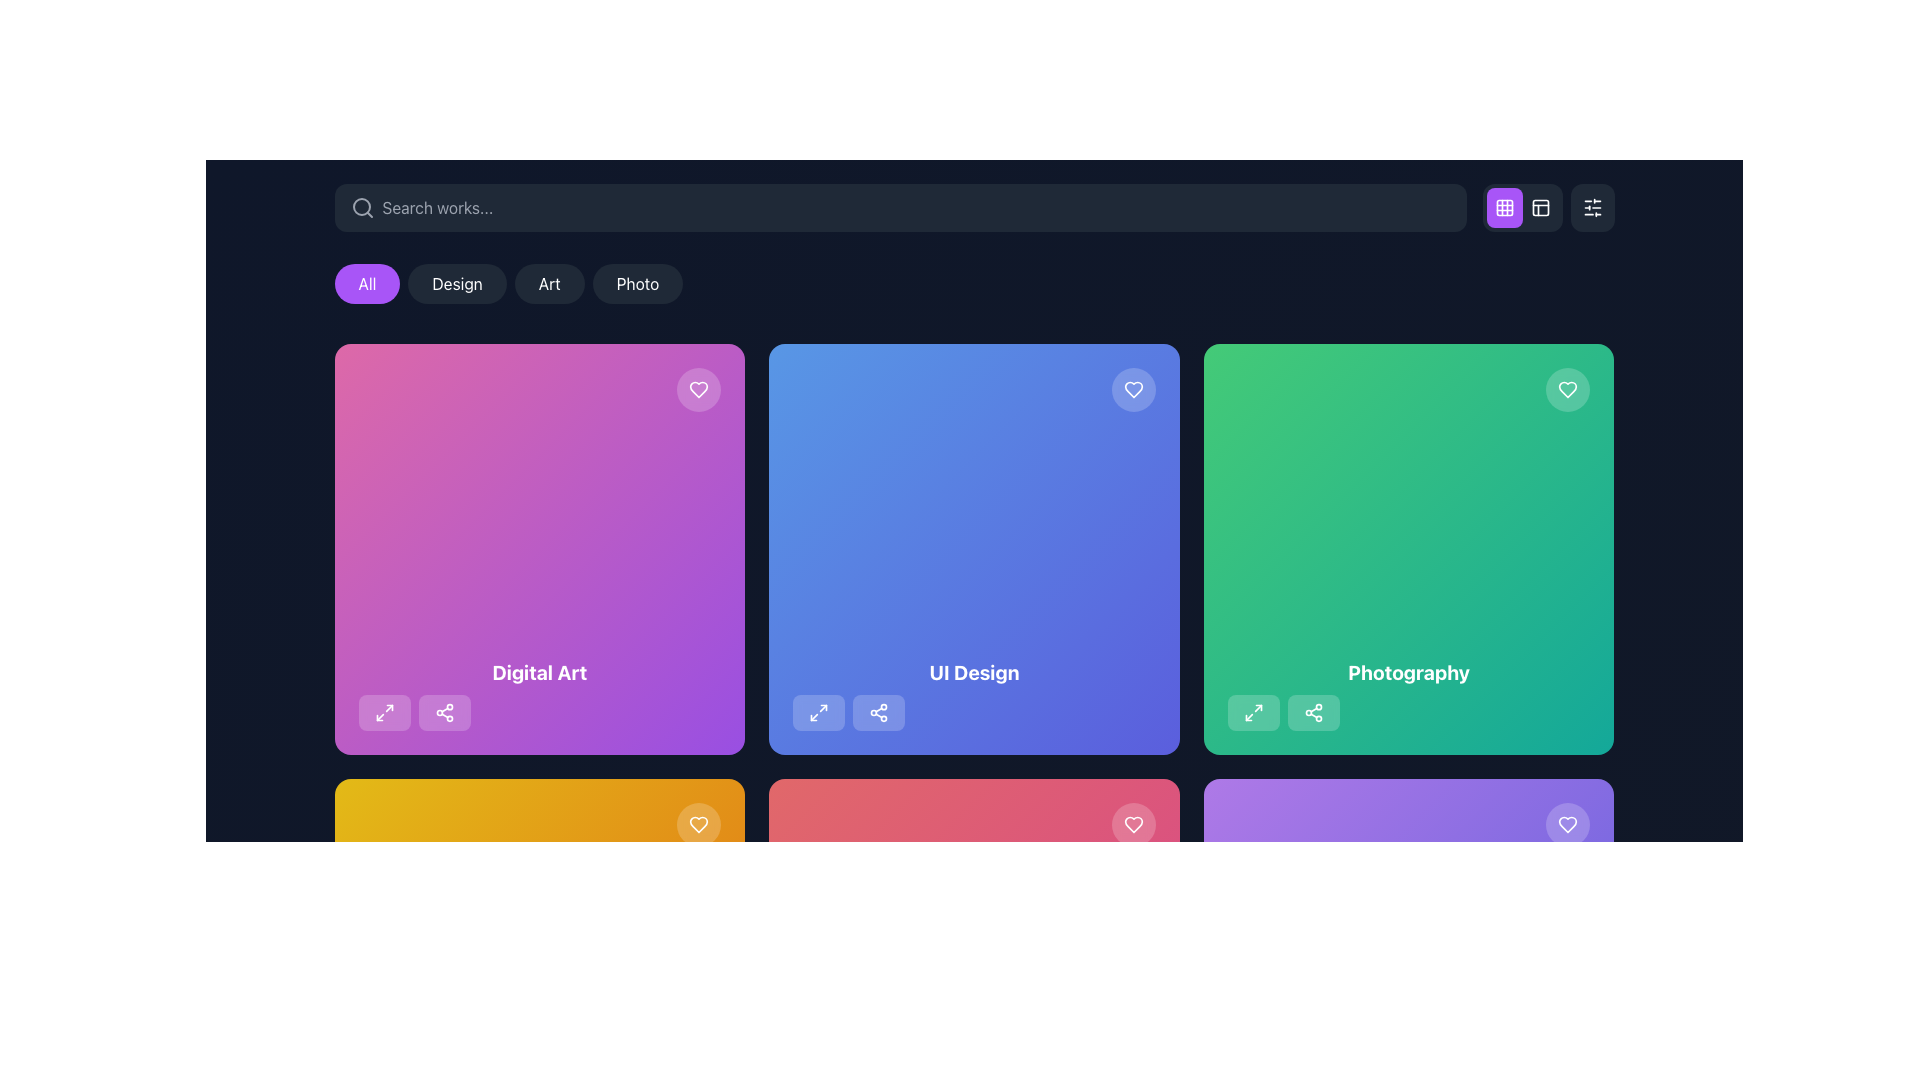 This screenshot has width=1920, height=1080. I want to click on the icon with a horizontal sliders motif located in the top-right area of the interface, so click(1591, 208).